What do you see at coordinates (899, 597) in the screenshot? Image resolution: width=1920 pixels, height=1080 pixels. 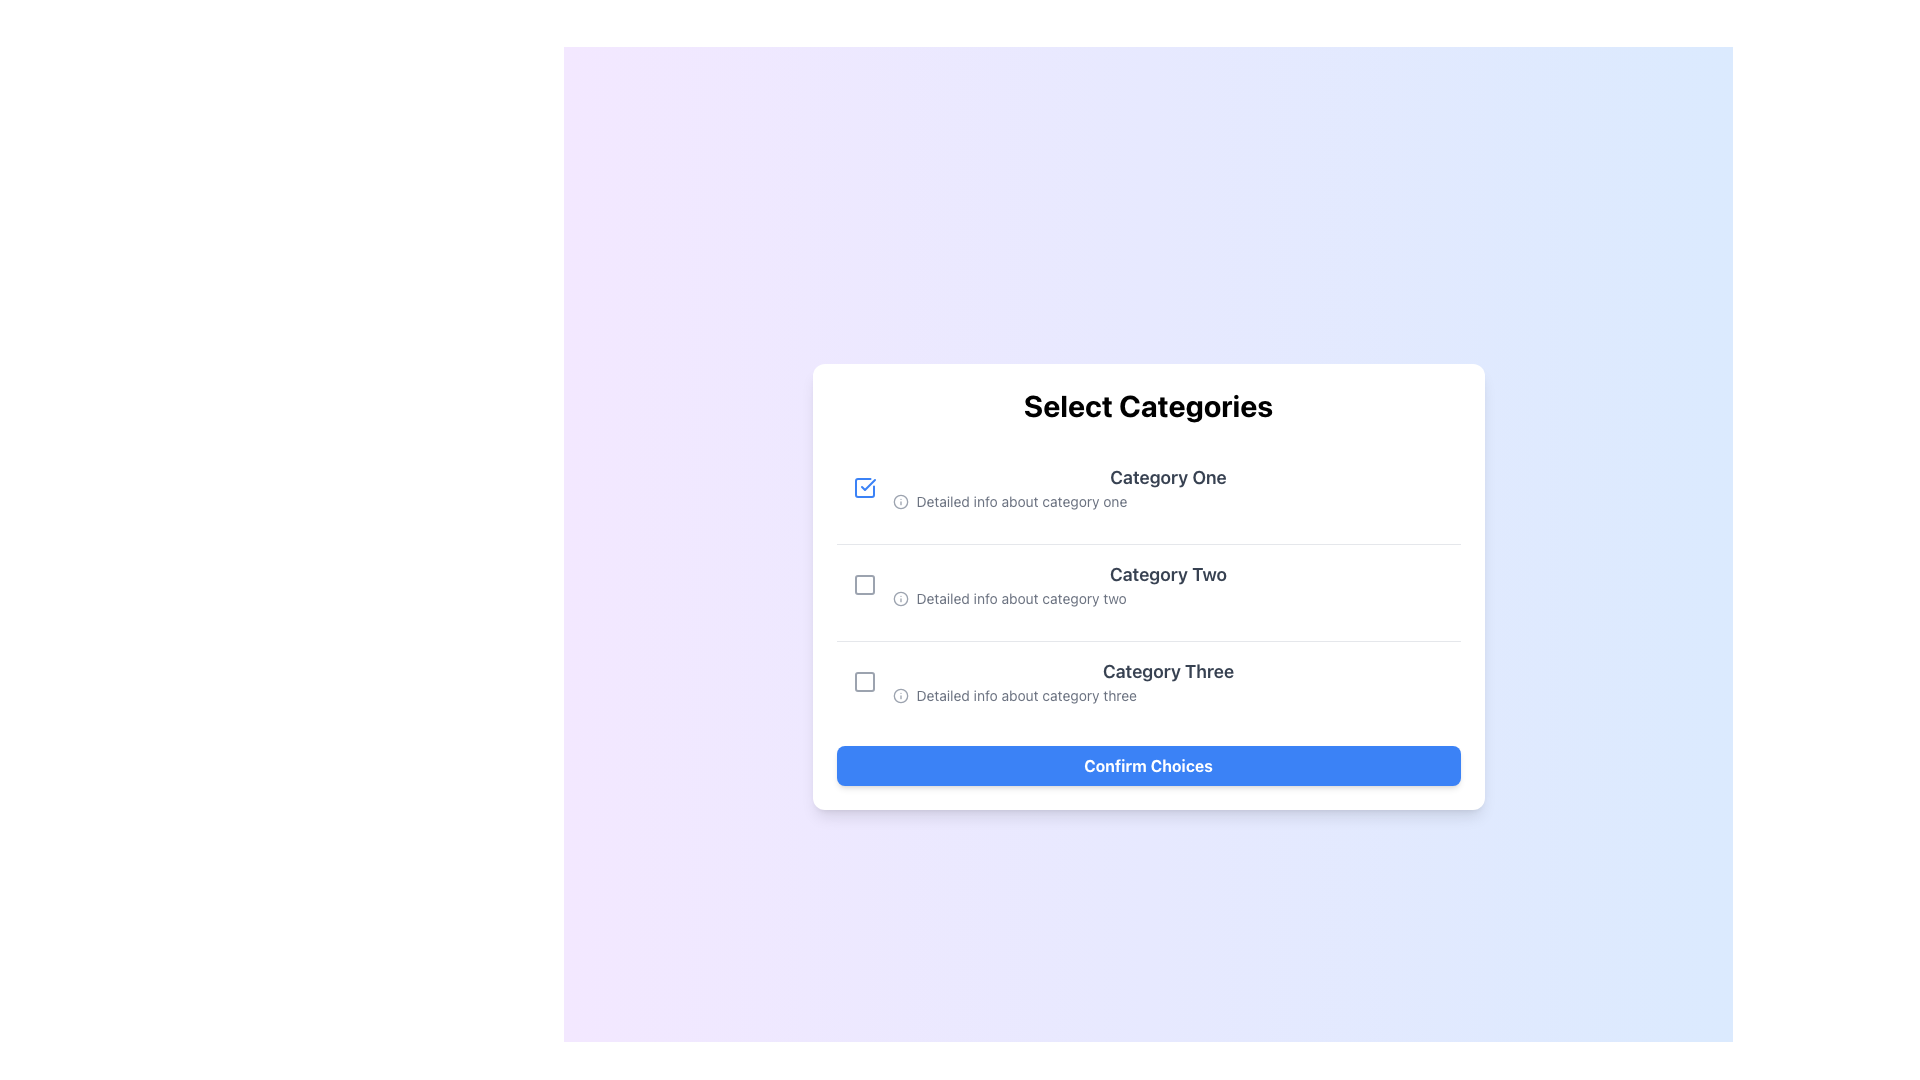 I see `the SVG Circle Element of the info icon located to the left of the description text 'Detailed info about category two' in the 'Select Categories' dialog box` at bounding box center [899, 597].